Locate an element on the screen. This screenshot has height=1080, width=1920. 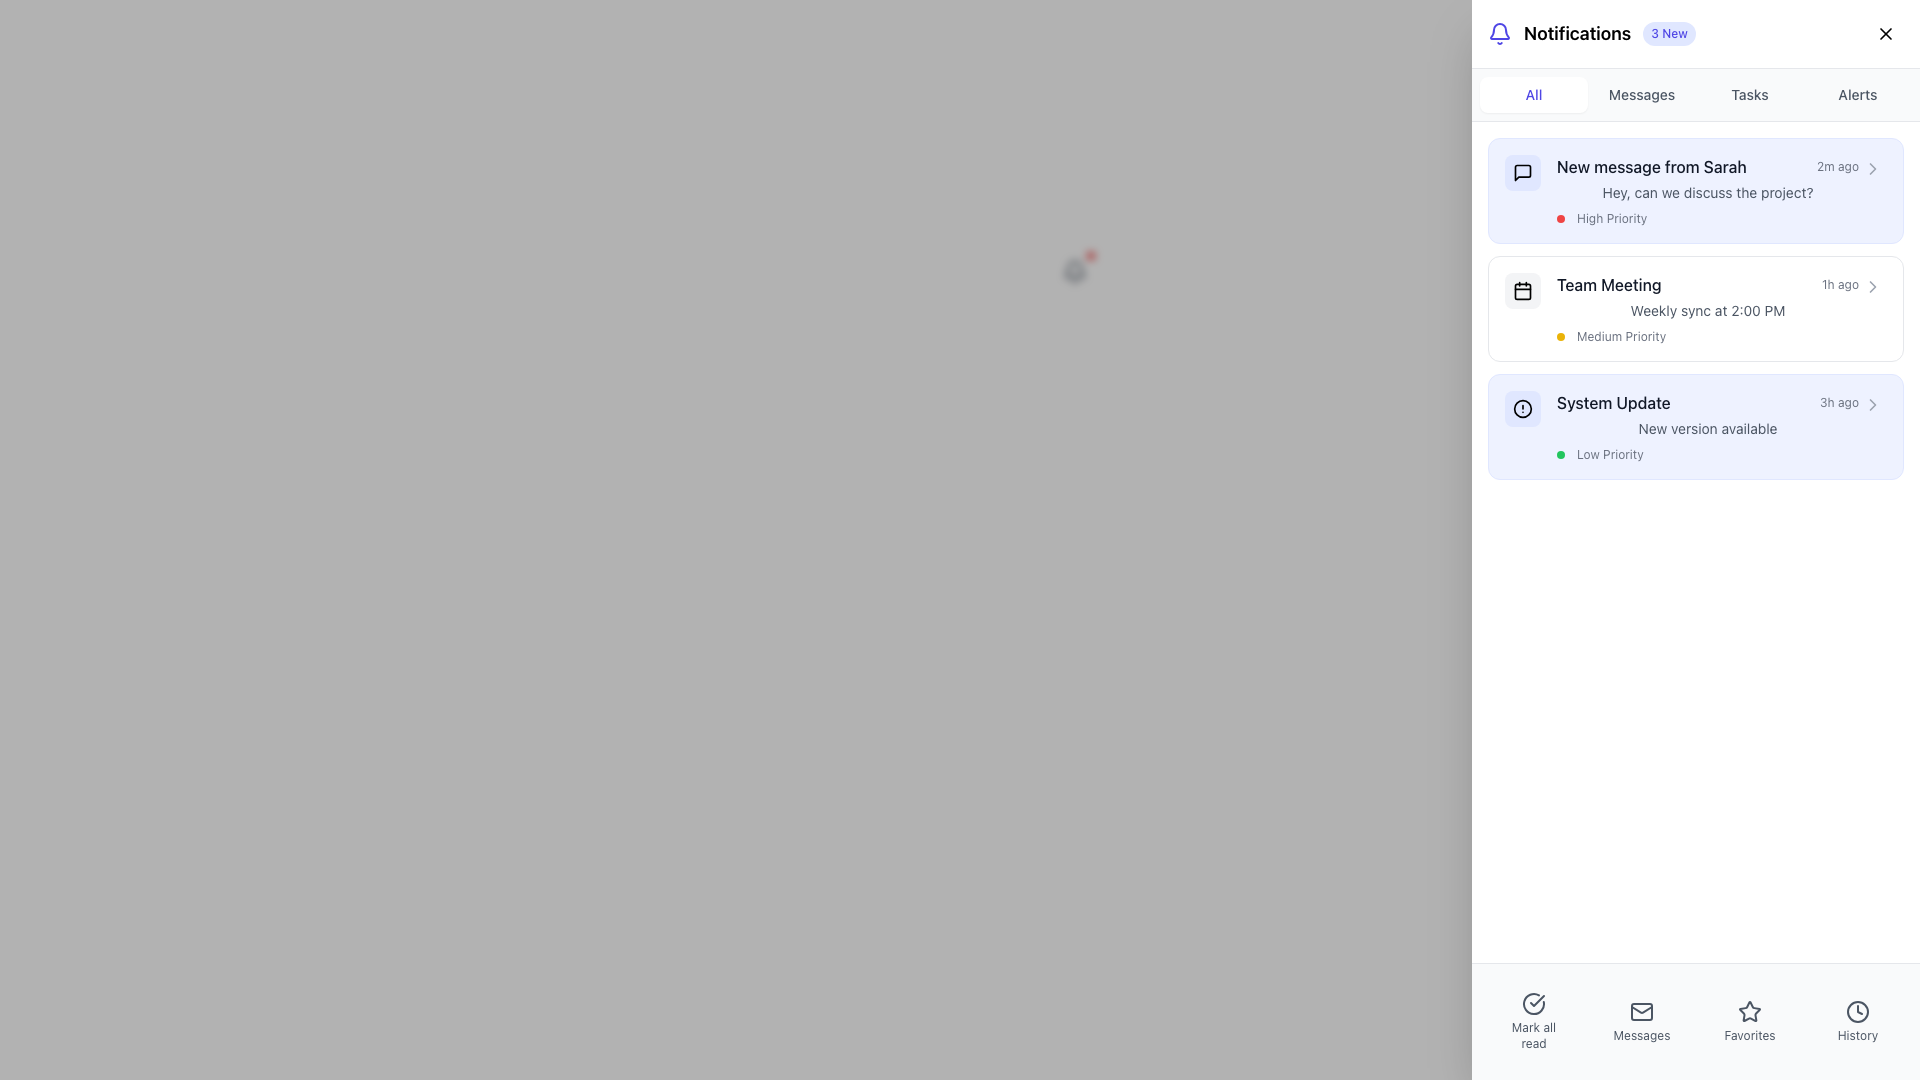
the right-pointing chevron icon located near the center-right corner of the 'Team Meeting' notification in the Notifications panel is located at coordinates (1871, 286).